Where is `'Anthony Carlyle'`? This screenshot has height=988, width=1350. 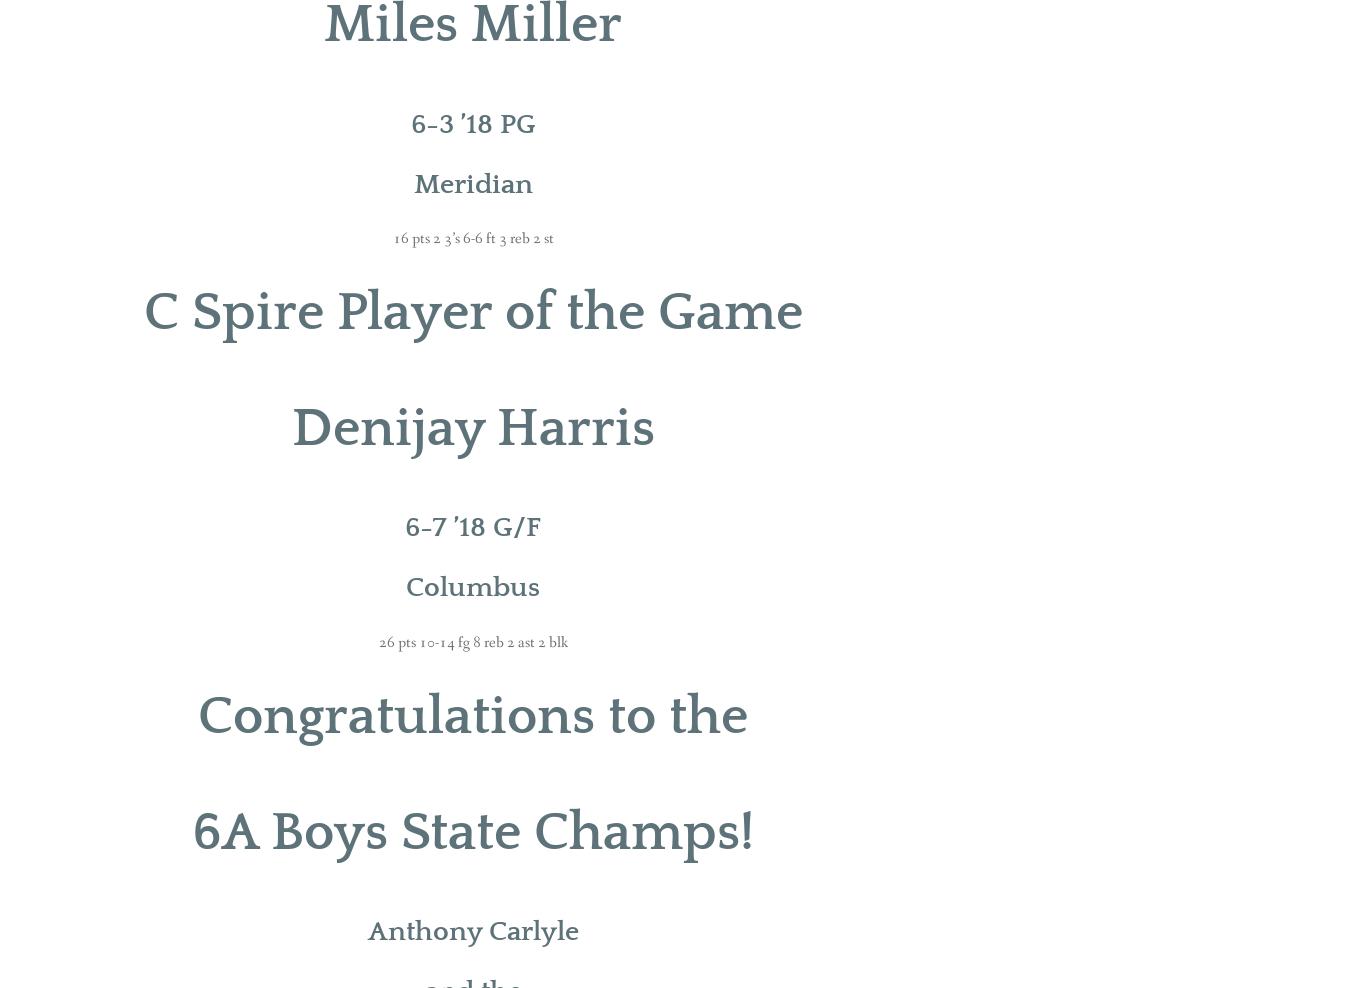 'Anthony Carlyle' is located at coordinates (471, 931).